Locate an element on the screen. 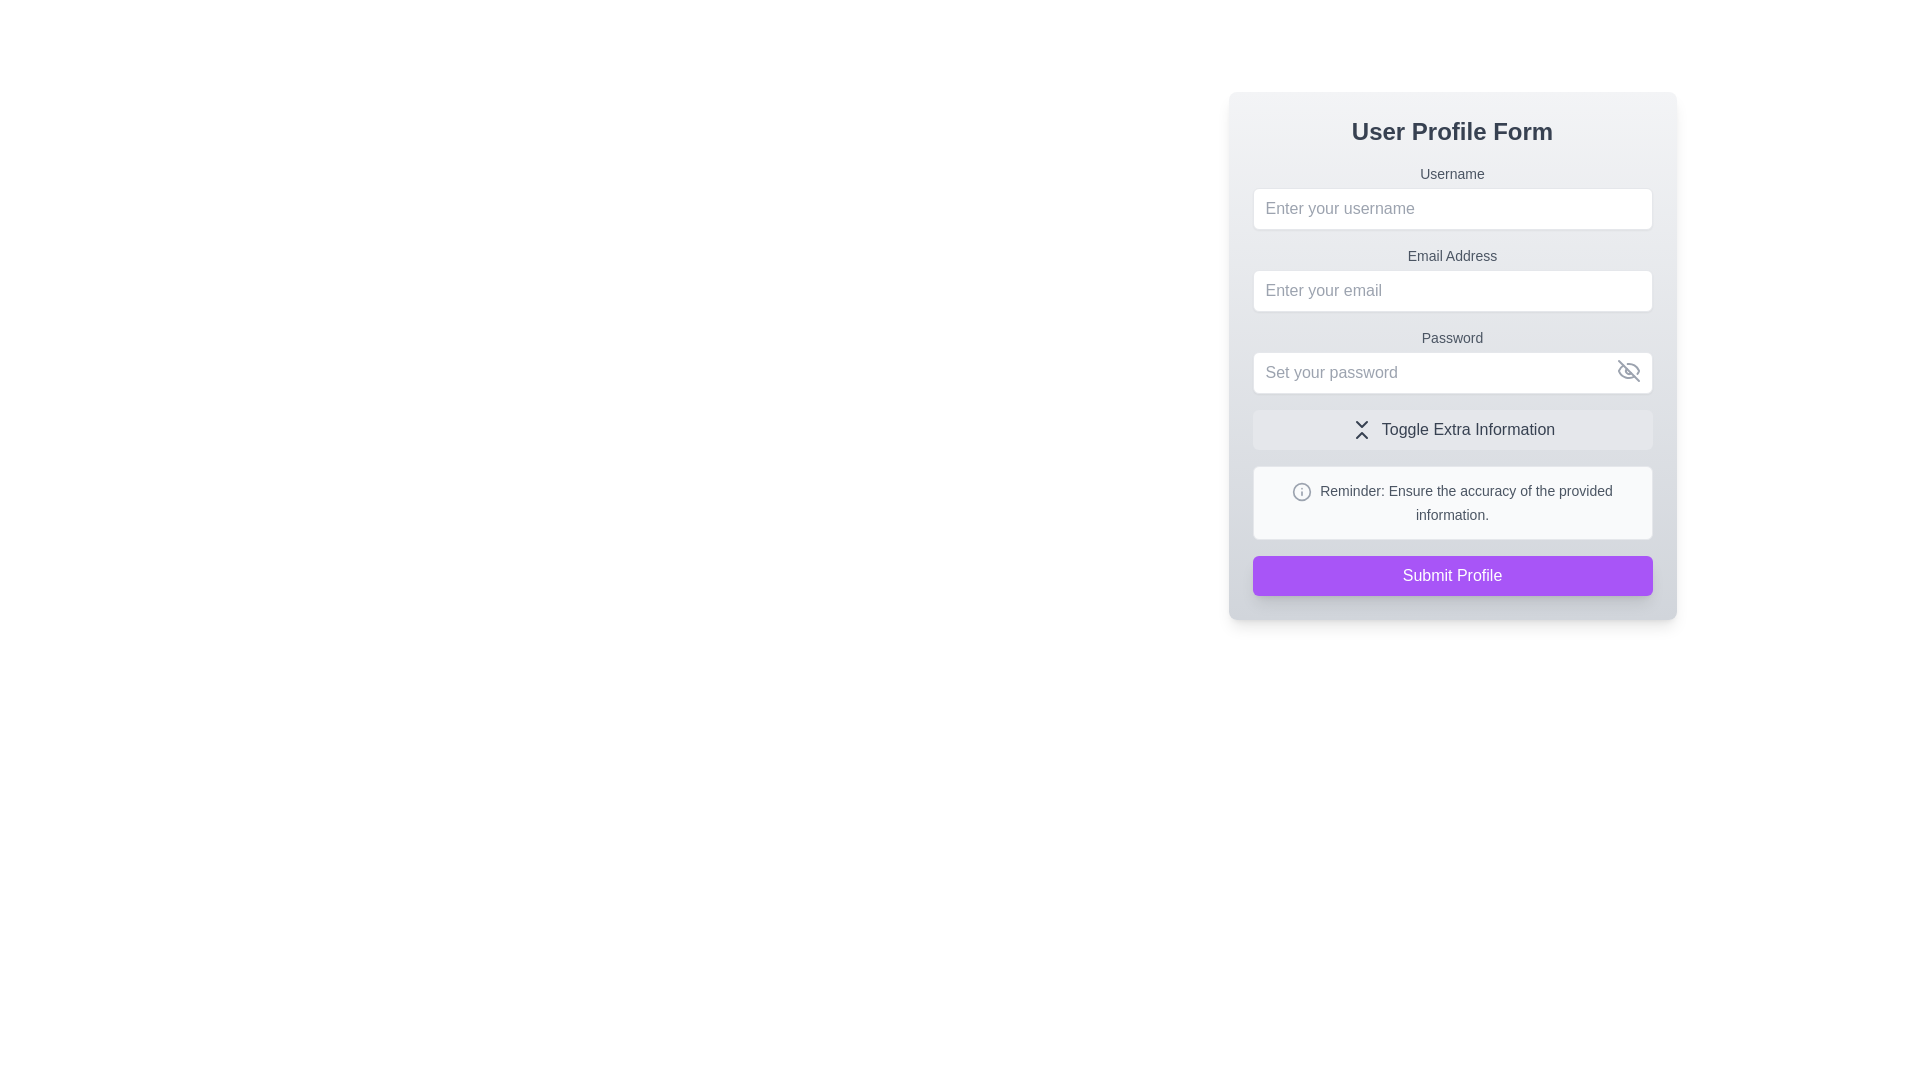 The height and width of the screenshot is (1080, 1920). the toggle button located above the 'Reminder: Ensure the accuracy of the provided information' section is located at coordinates (1452, 428).